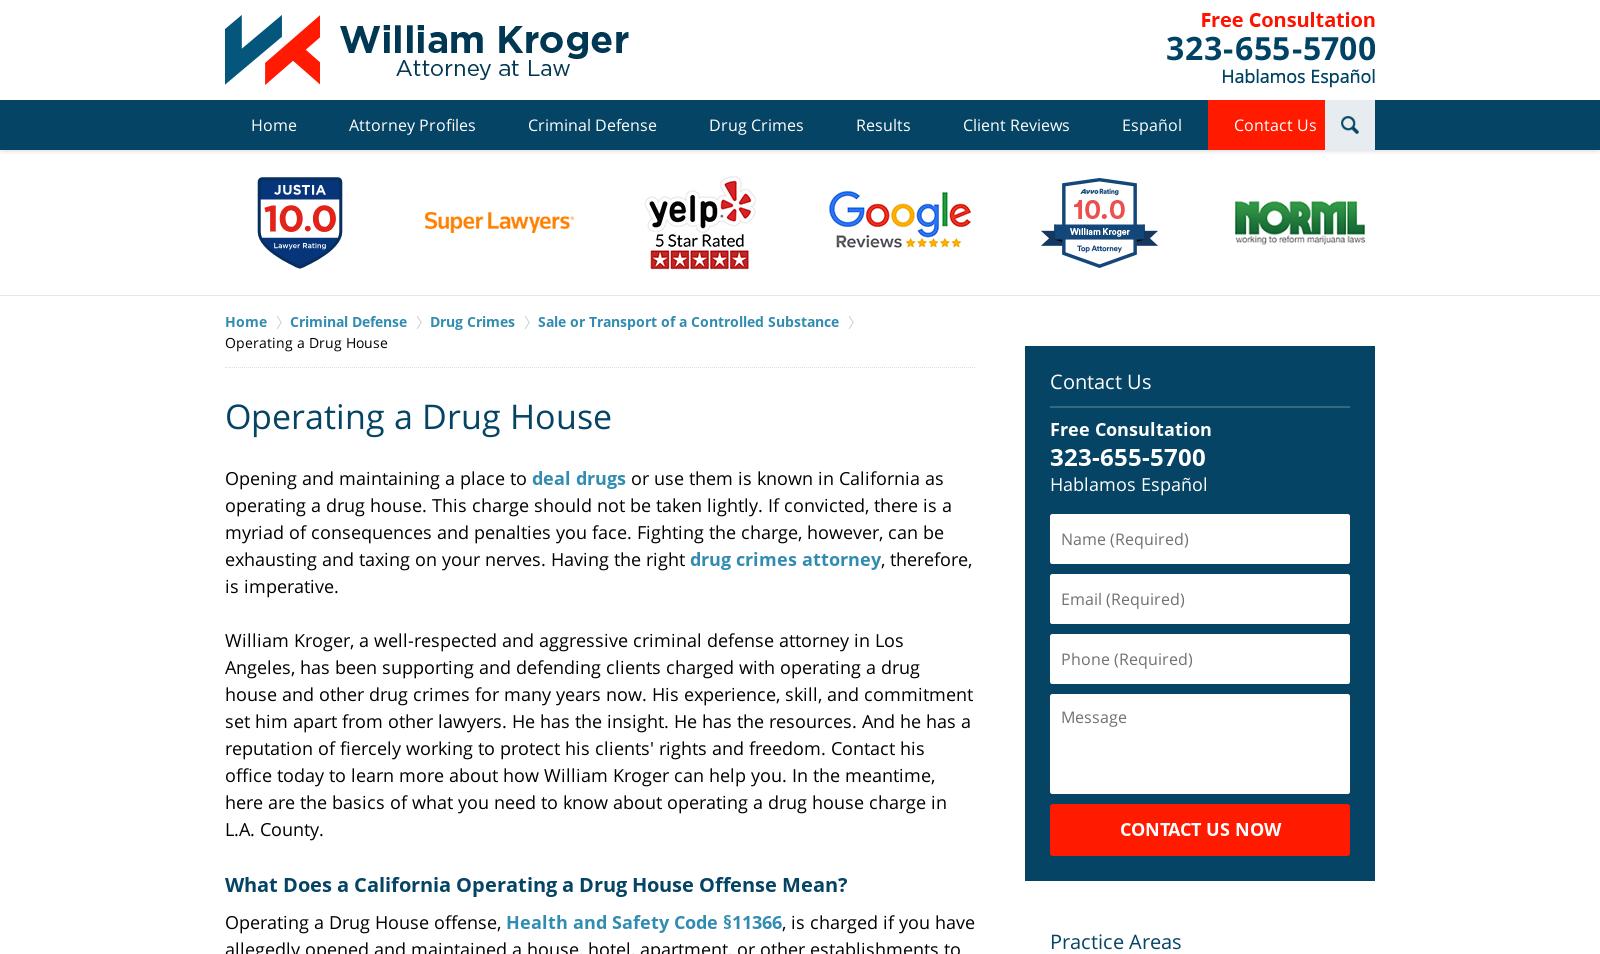 The height and width of the screenshot is (954, 1600). Describe the element at coordinates (417, 414) in the screenshot. I see `'Operating a Drug House'` at that location.